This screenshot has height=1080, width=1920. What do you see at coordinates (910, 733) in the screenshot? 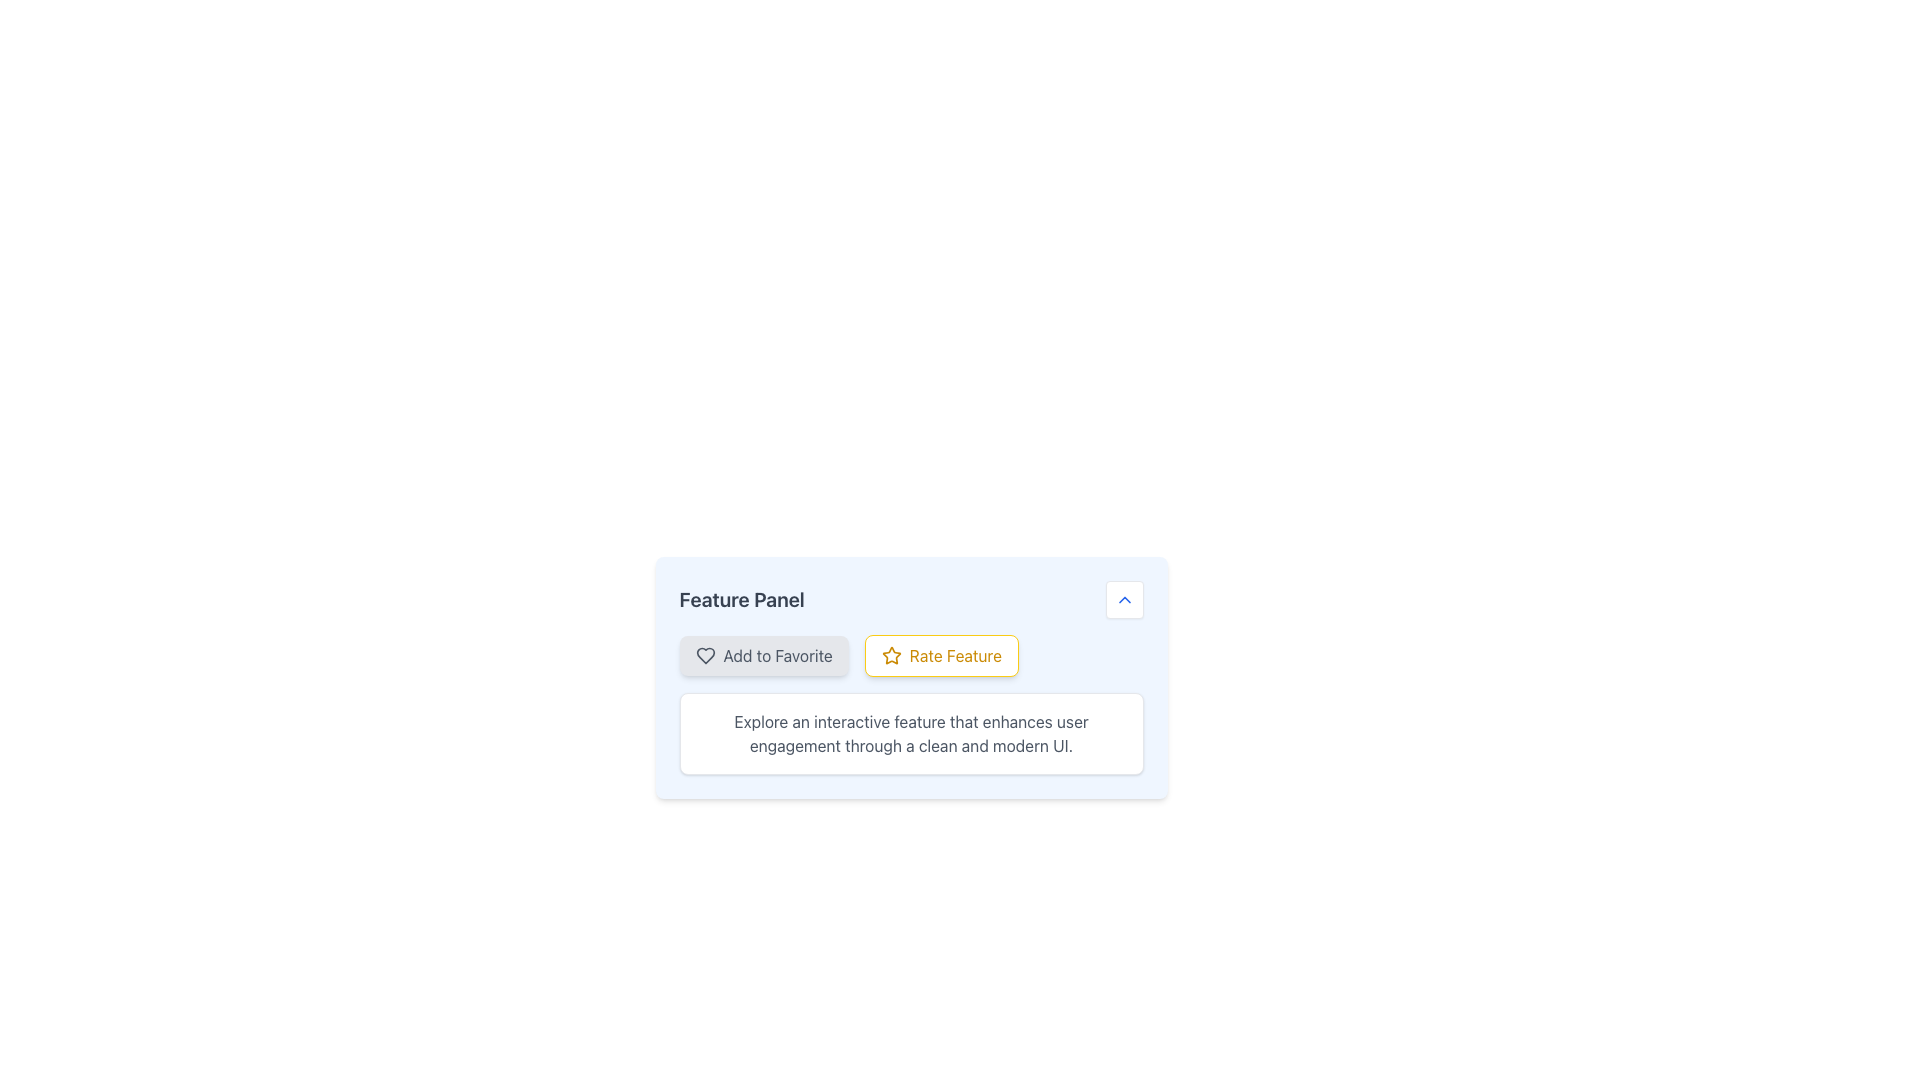
I see `the static text element that provides descriptive explanations for the features or benefits associated with the 'Feature Panel', positioned beneath the 'Add to Favorite' and 'Rate Feature' buttons` at bounding box center [910, 733].